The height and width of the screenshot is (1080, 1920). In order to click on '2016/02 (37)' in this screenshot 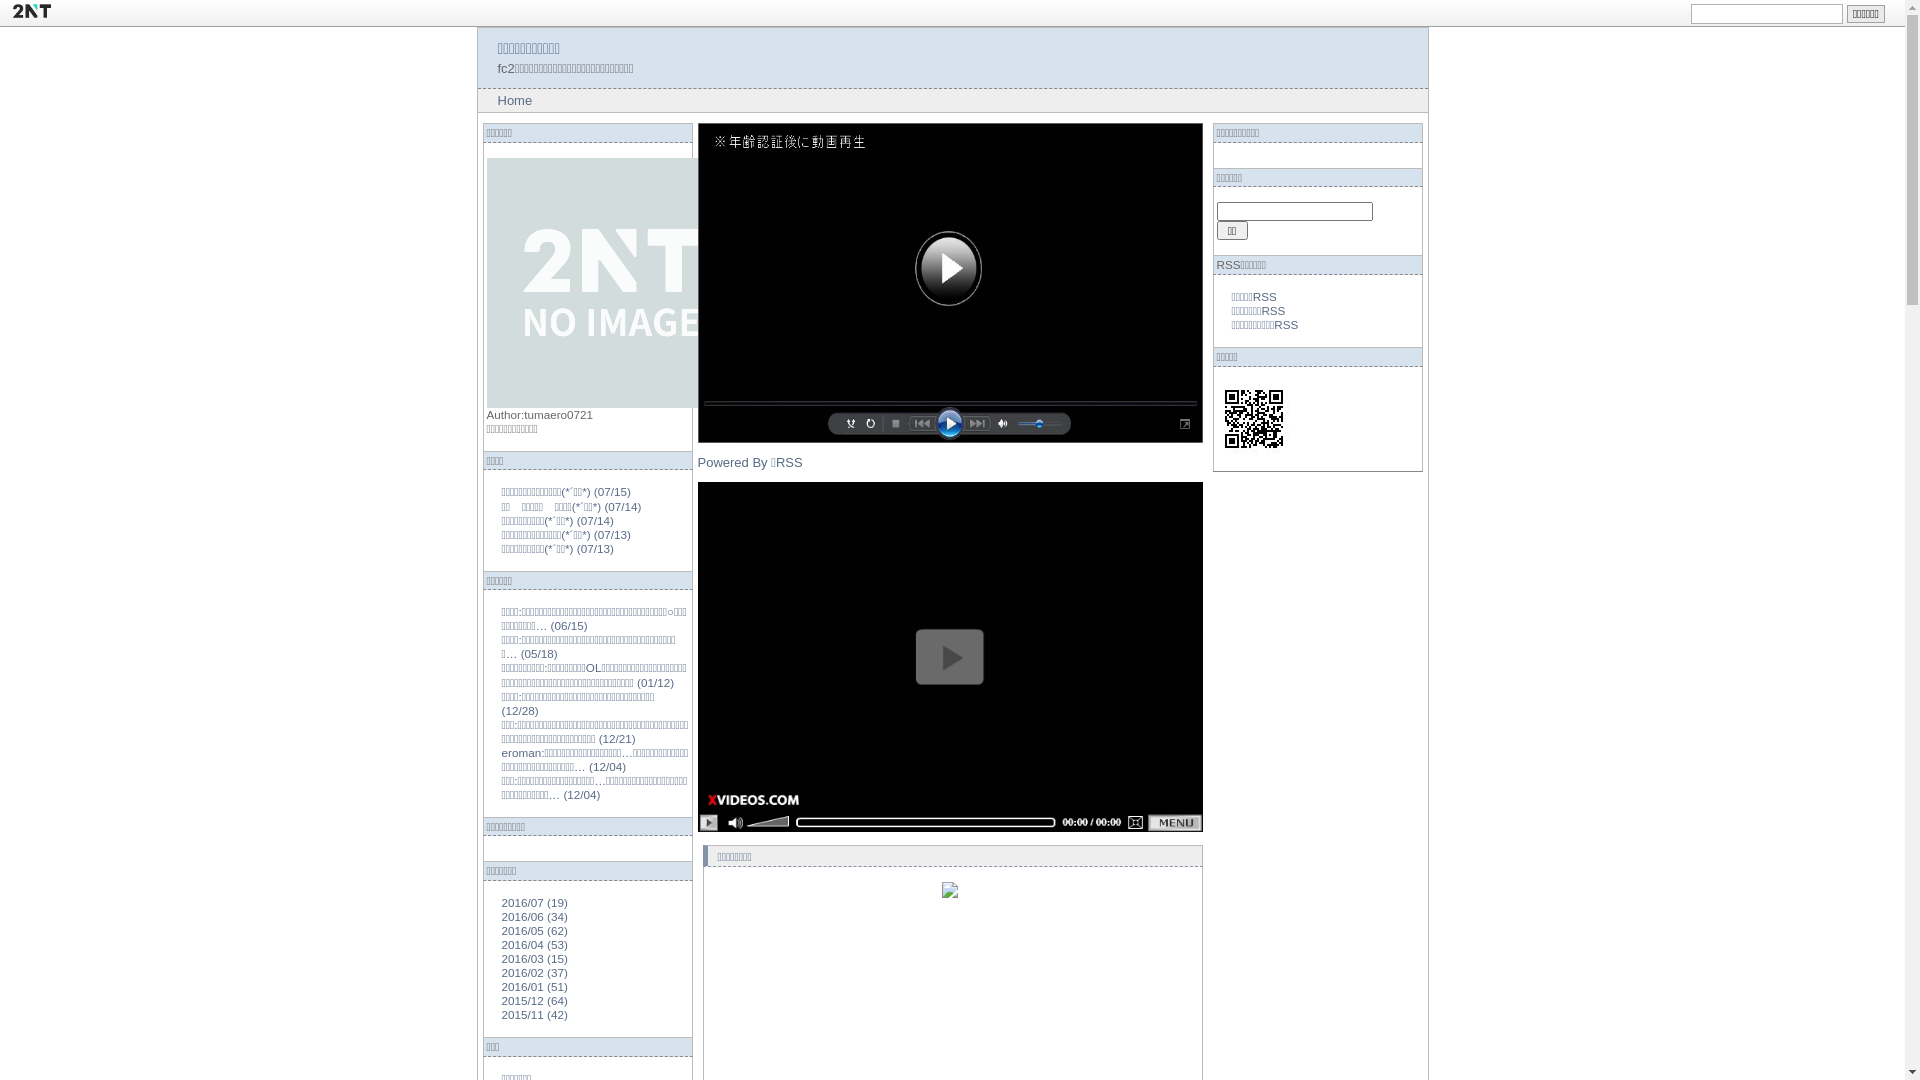, I will do `click(534, 971)`.